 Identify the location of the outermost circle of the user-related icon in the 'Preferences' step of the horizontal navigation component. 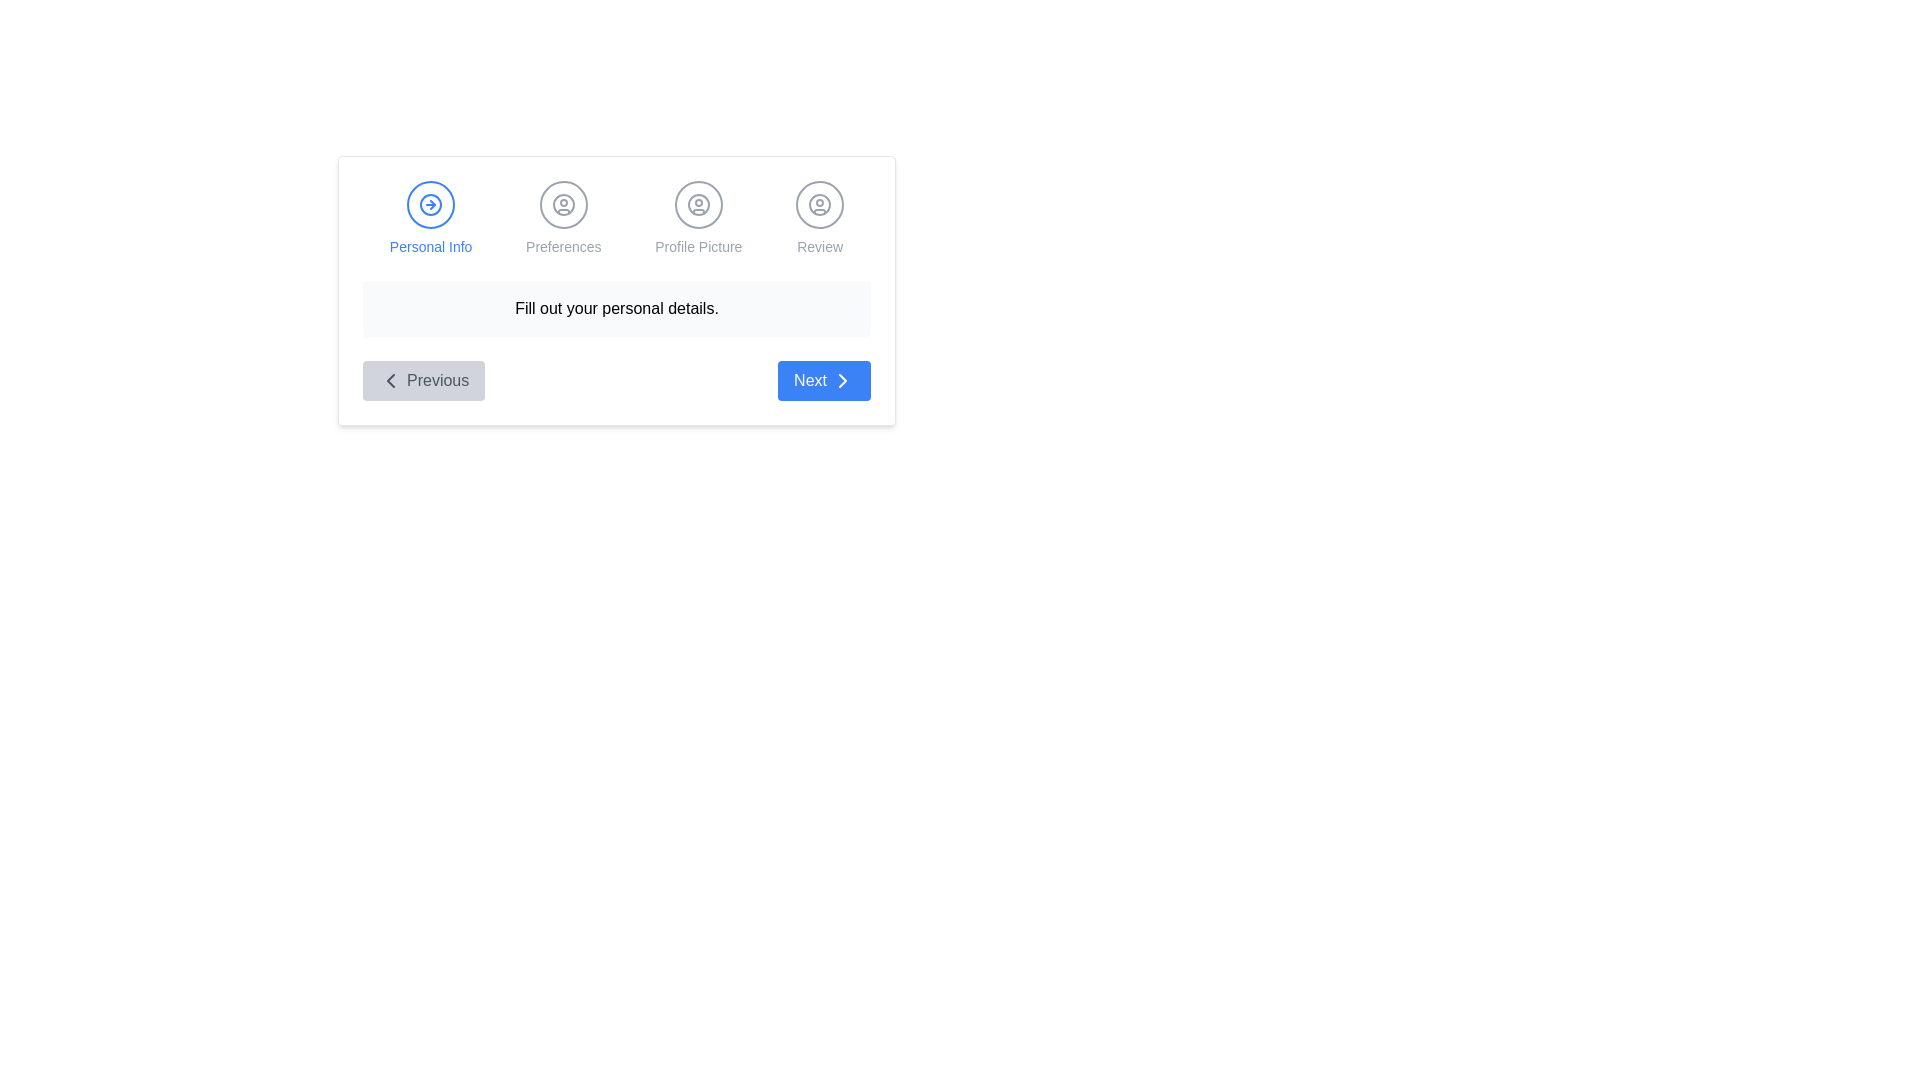
(562, 204).